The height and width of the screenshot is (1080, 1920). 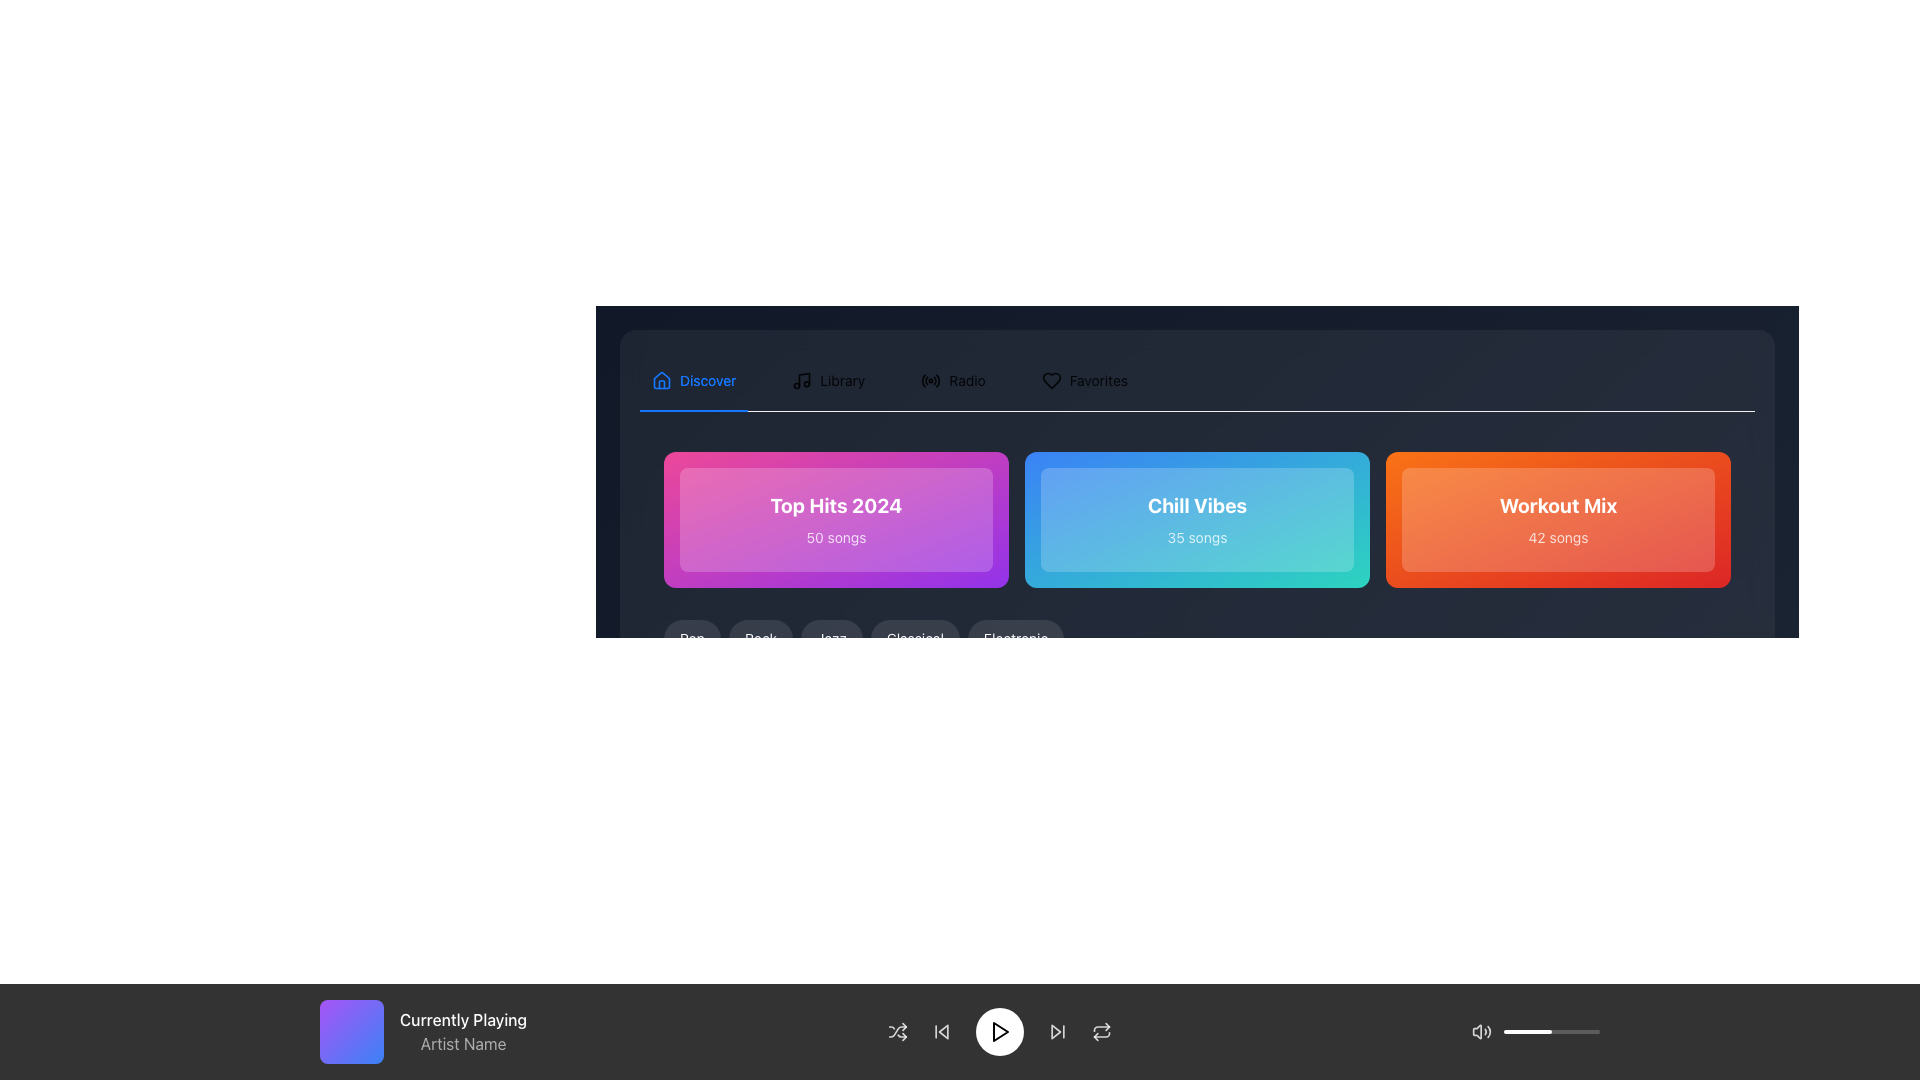 I want to click on the sound speaker icon located in the bottom-right corner of the interface, represented by a right-oriented triangle with sound waves, to interact with it, so click(x=1482, y=1032).